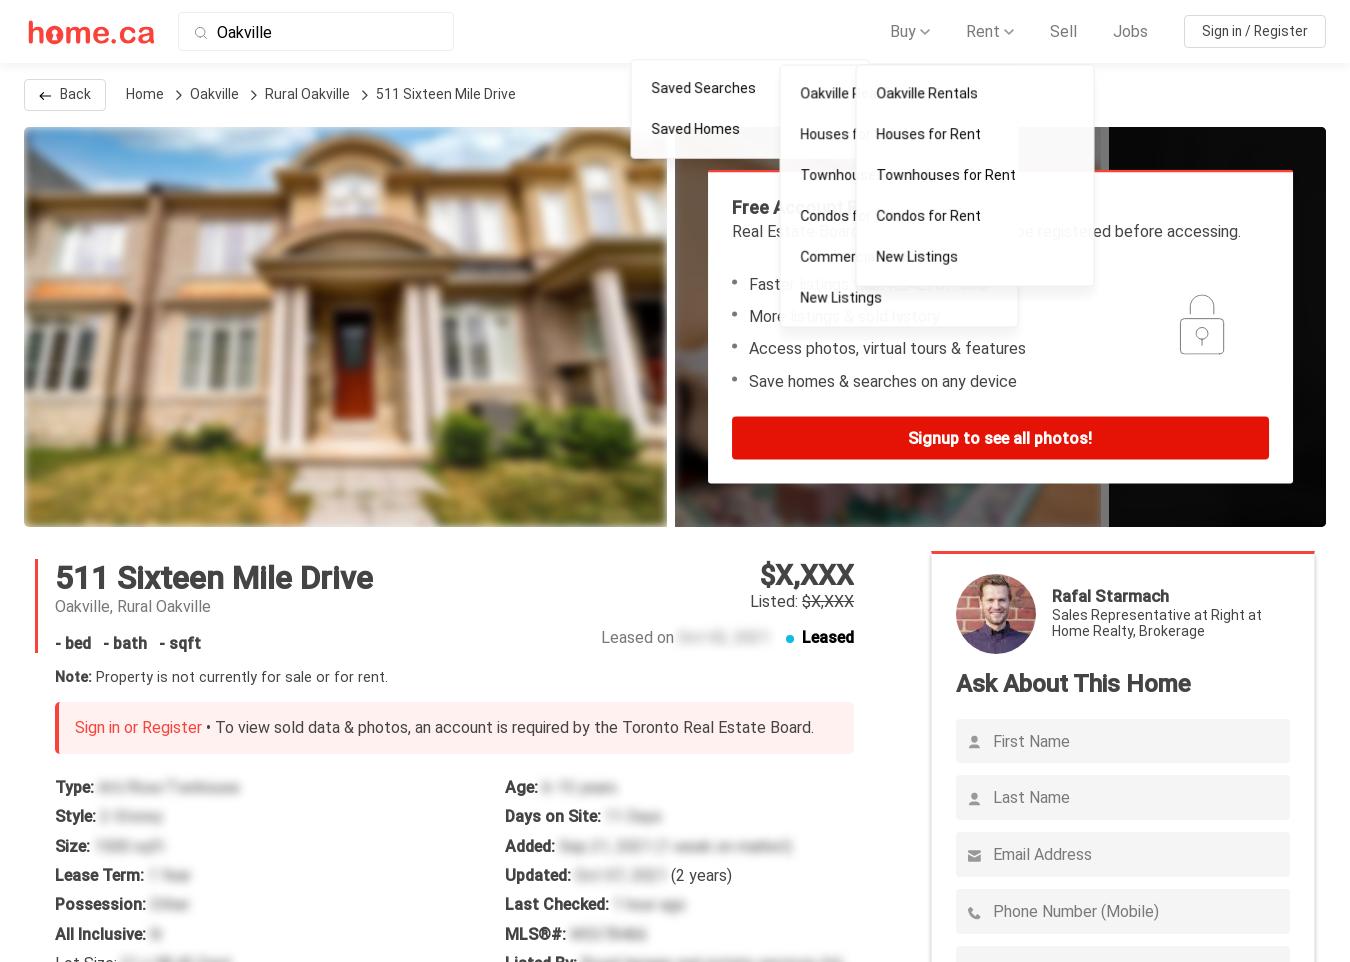  I want to click on 'Houses for Rent', so click(931, 135).